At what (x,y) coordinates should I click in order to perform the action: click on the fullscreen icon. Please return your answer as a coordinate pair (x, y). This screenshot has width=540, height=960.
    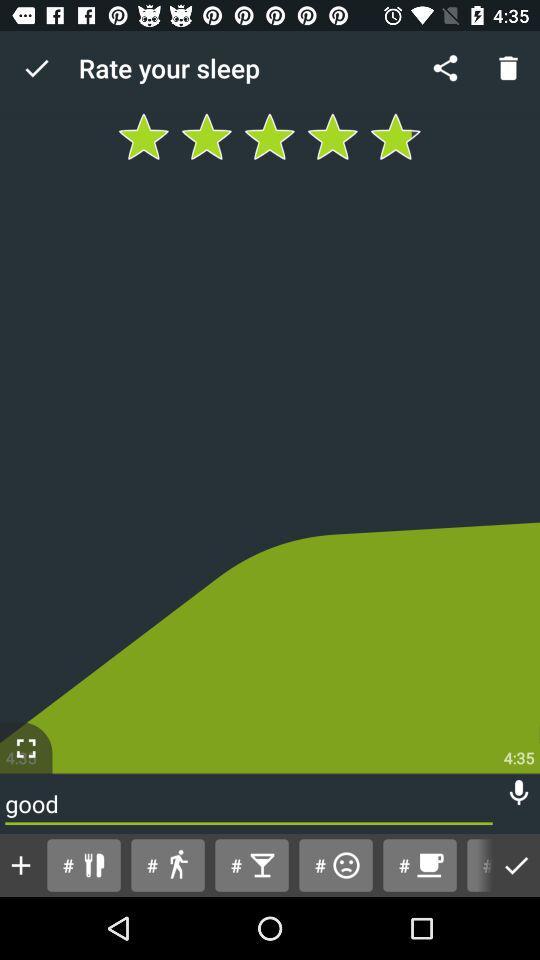
    Looking at the image, I should click on (25, 747).